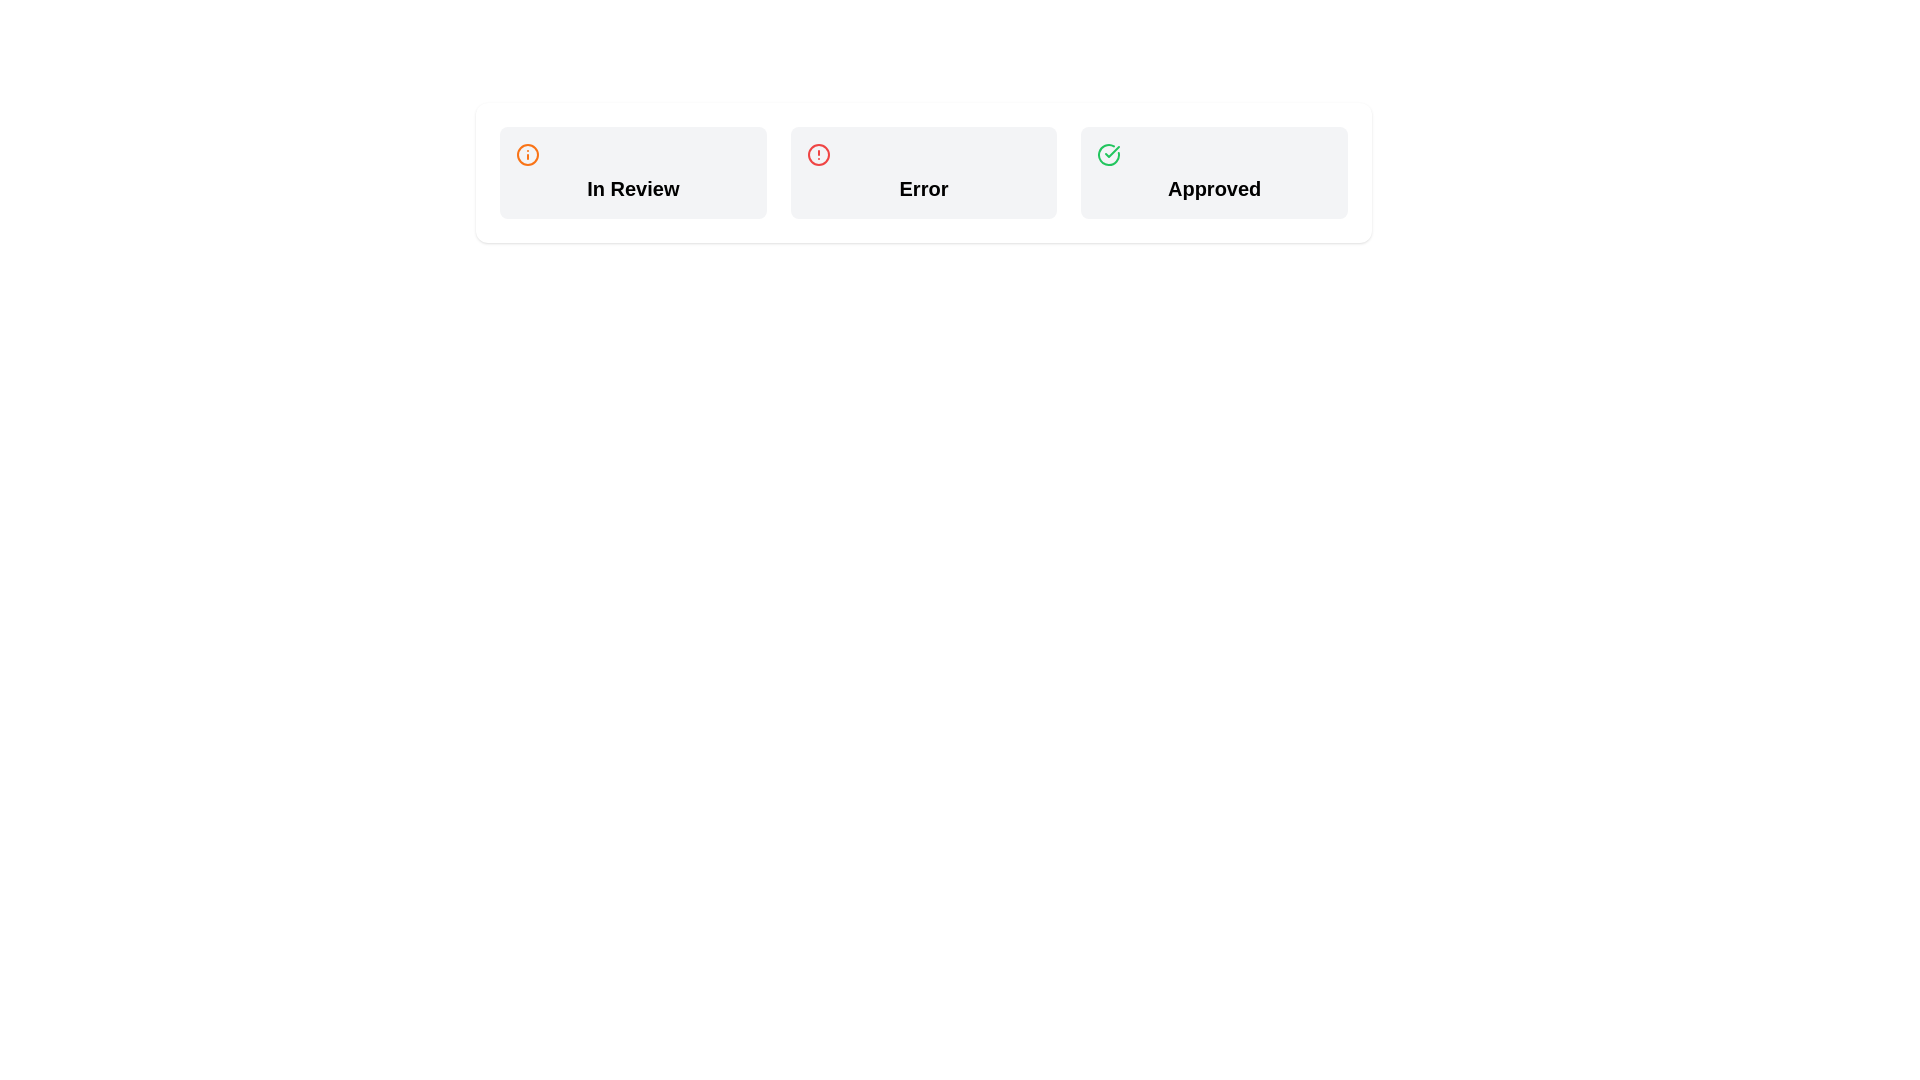 Image resolution: width=1920 pixels, height=1080 pixels. I want to click on the second Text Label which indicates an error state, positioned between 'In Review' and 'Approved', so click(922, 189).